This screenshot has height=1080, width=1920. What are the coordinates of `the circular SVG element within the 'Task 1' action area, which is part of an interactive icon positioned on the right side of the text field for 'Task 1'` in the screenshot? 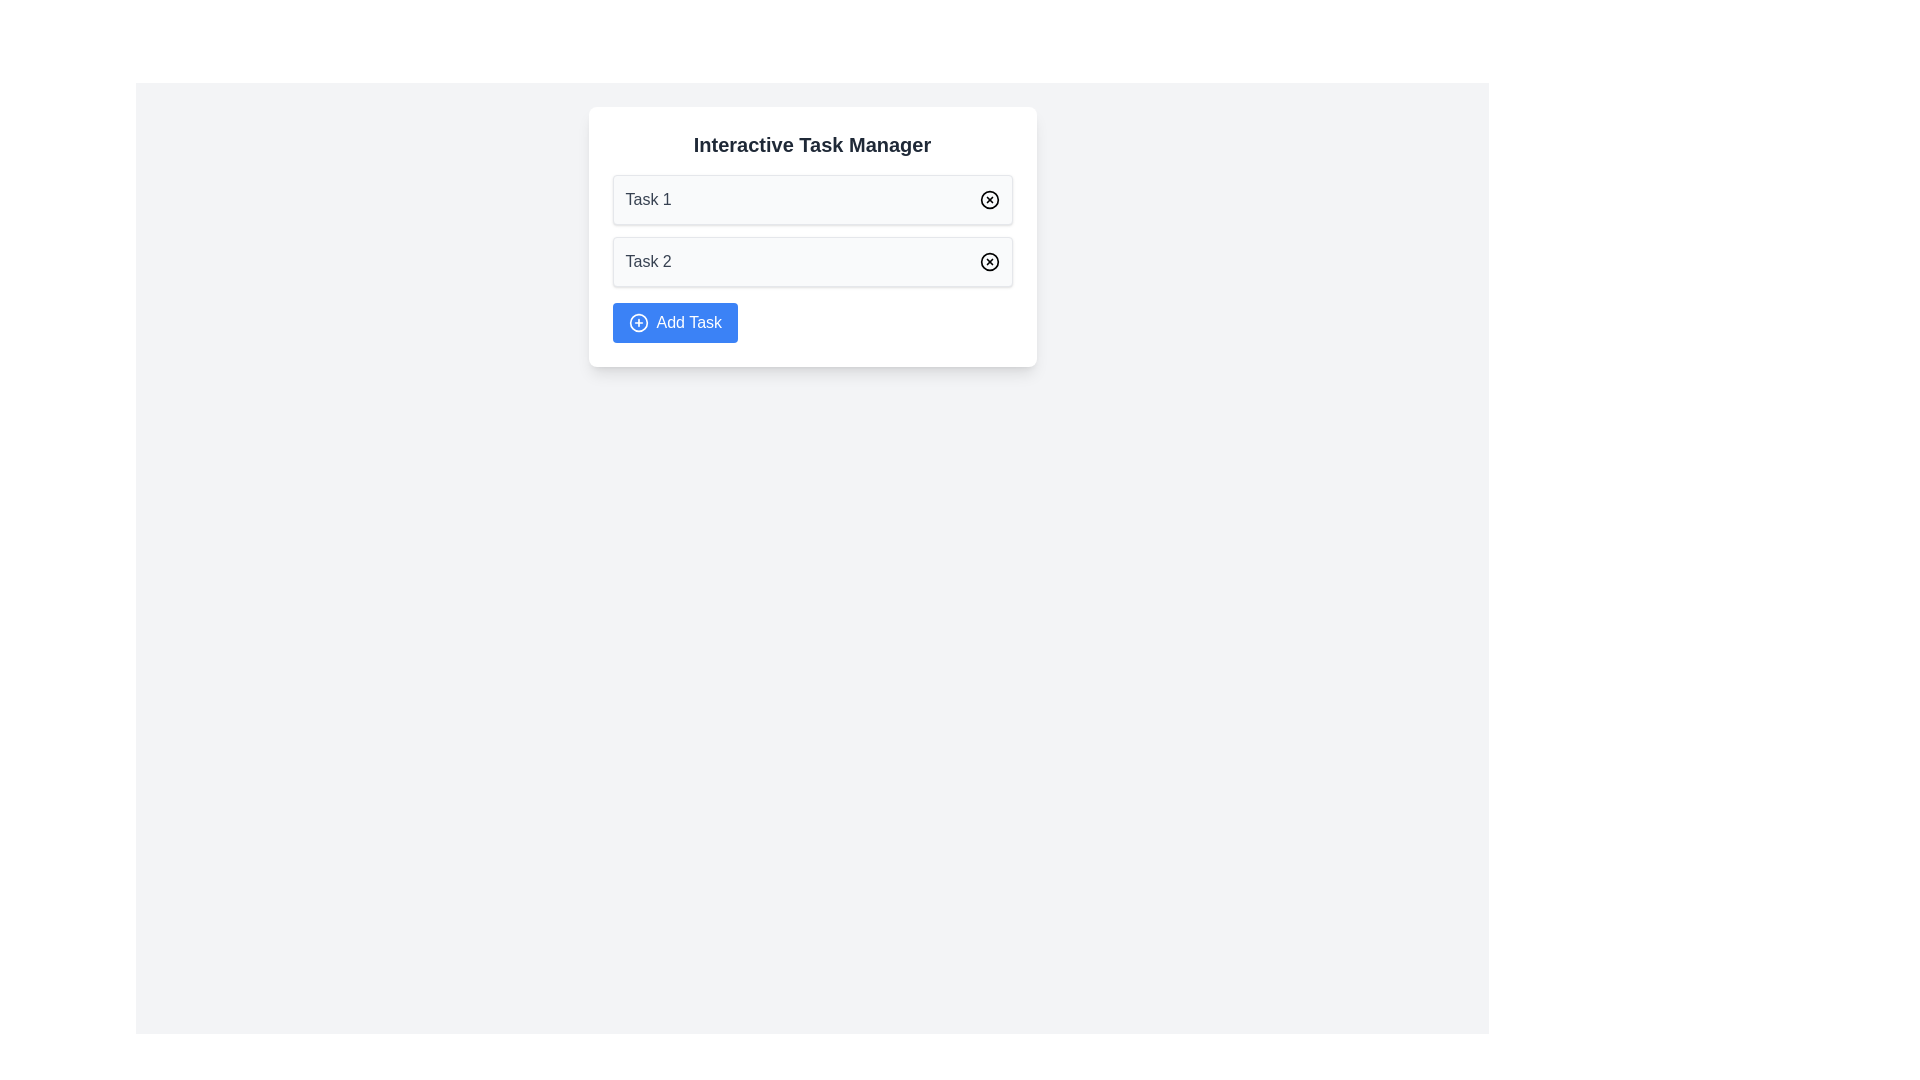 It's located at (989, 200).